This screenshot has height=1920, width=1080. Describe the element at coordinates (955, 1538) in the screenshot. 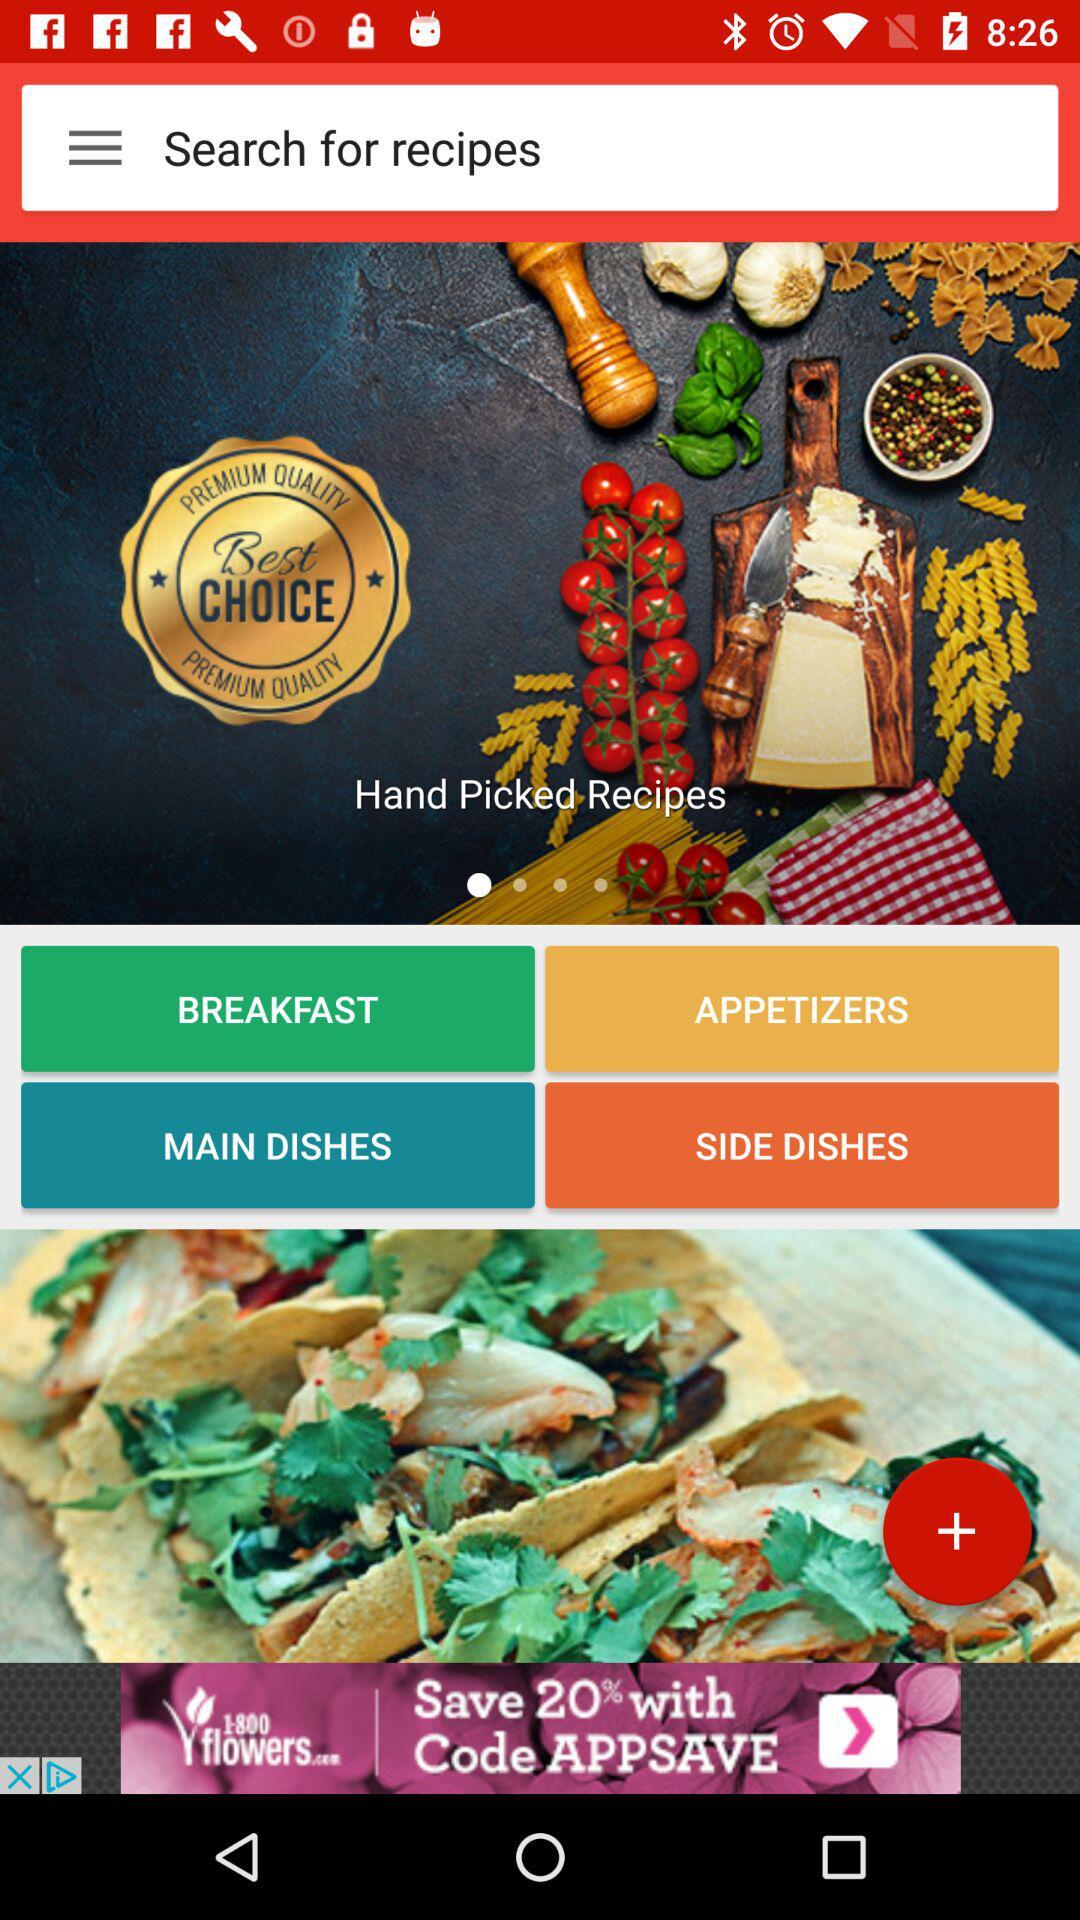

I see `the add icon` at that location.